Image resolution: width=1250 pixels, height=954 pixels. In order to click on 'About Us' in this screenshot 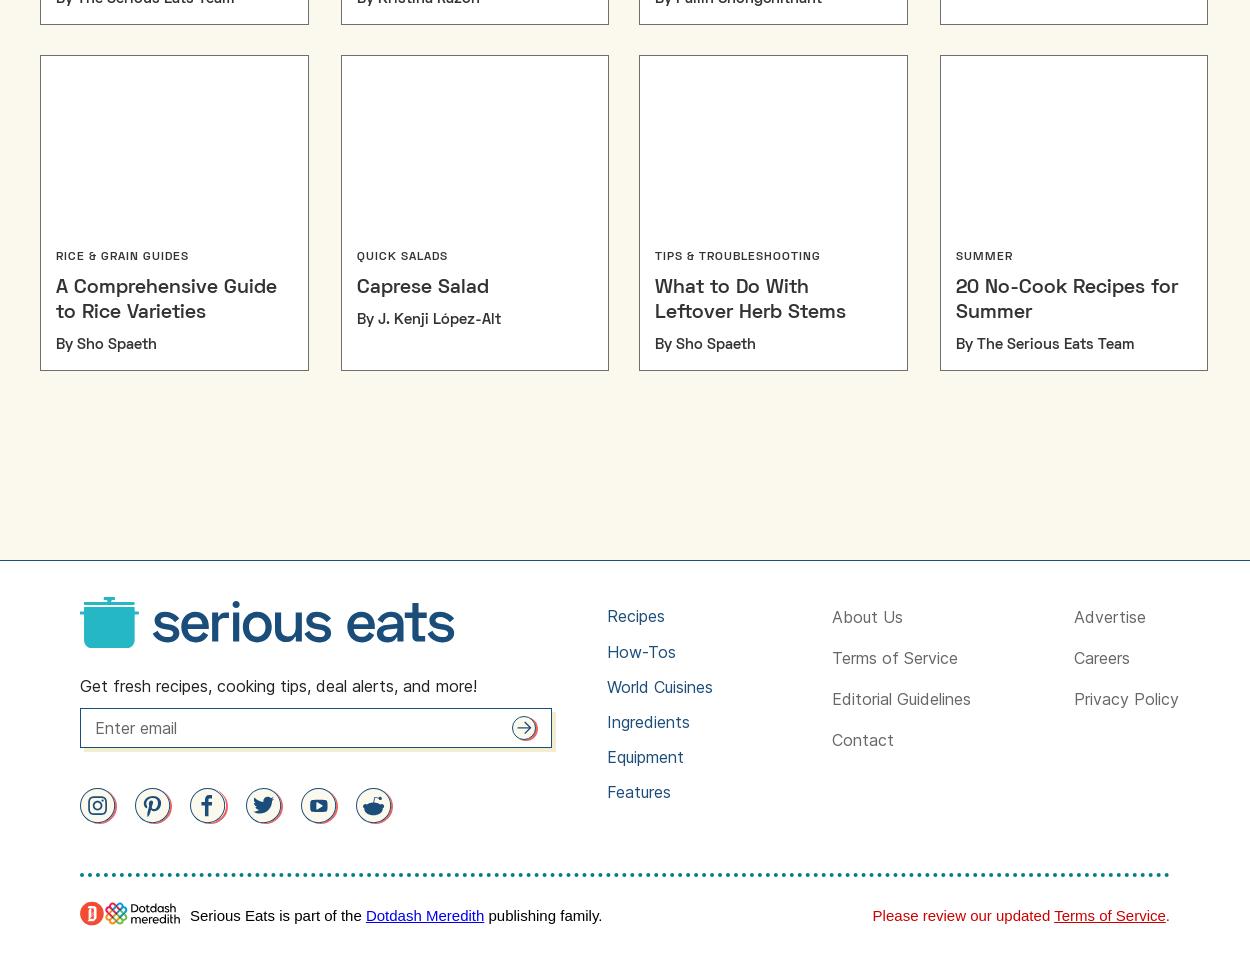, I will do `click(829, 616)`.